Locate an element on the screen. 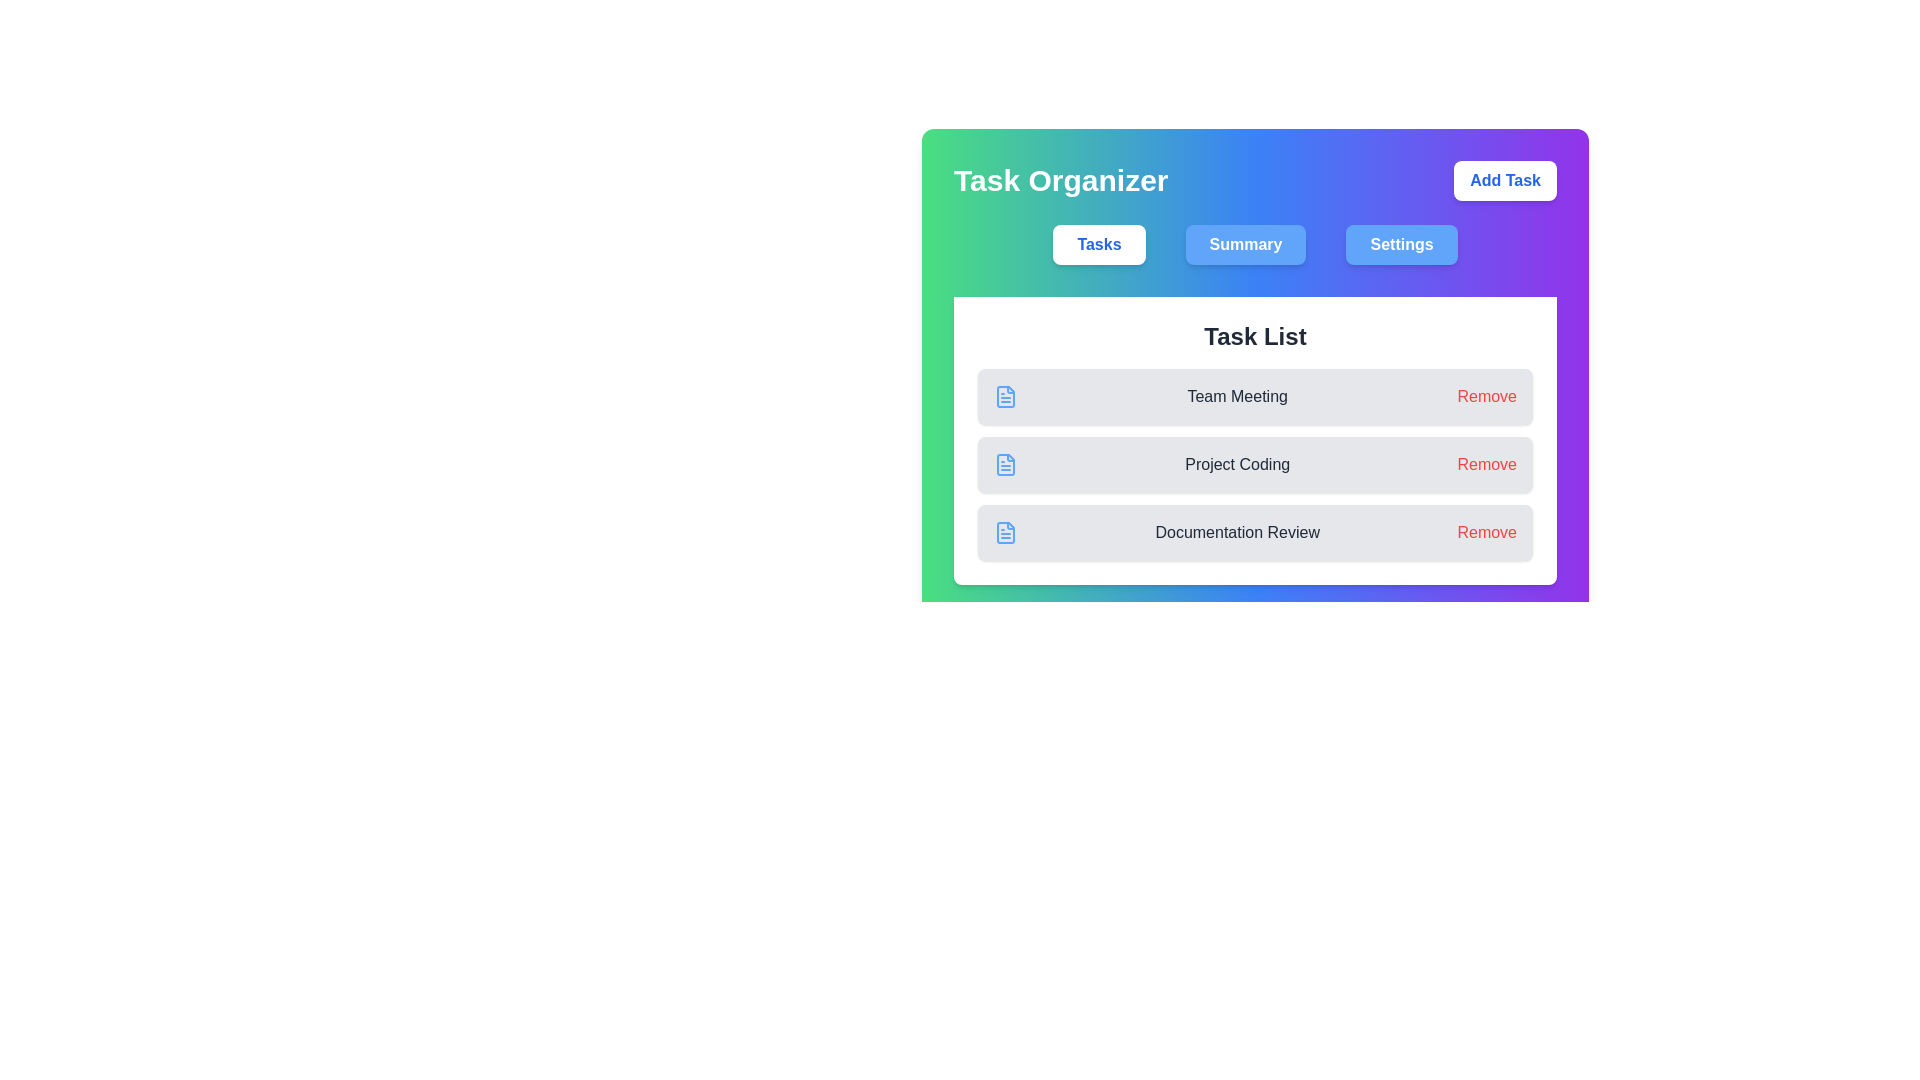  the 'Add Task' button, which is a blue button with rounded corners located in the top right section of the interface, to trigger a visual effect is located at coordinates (1505, 181).